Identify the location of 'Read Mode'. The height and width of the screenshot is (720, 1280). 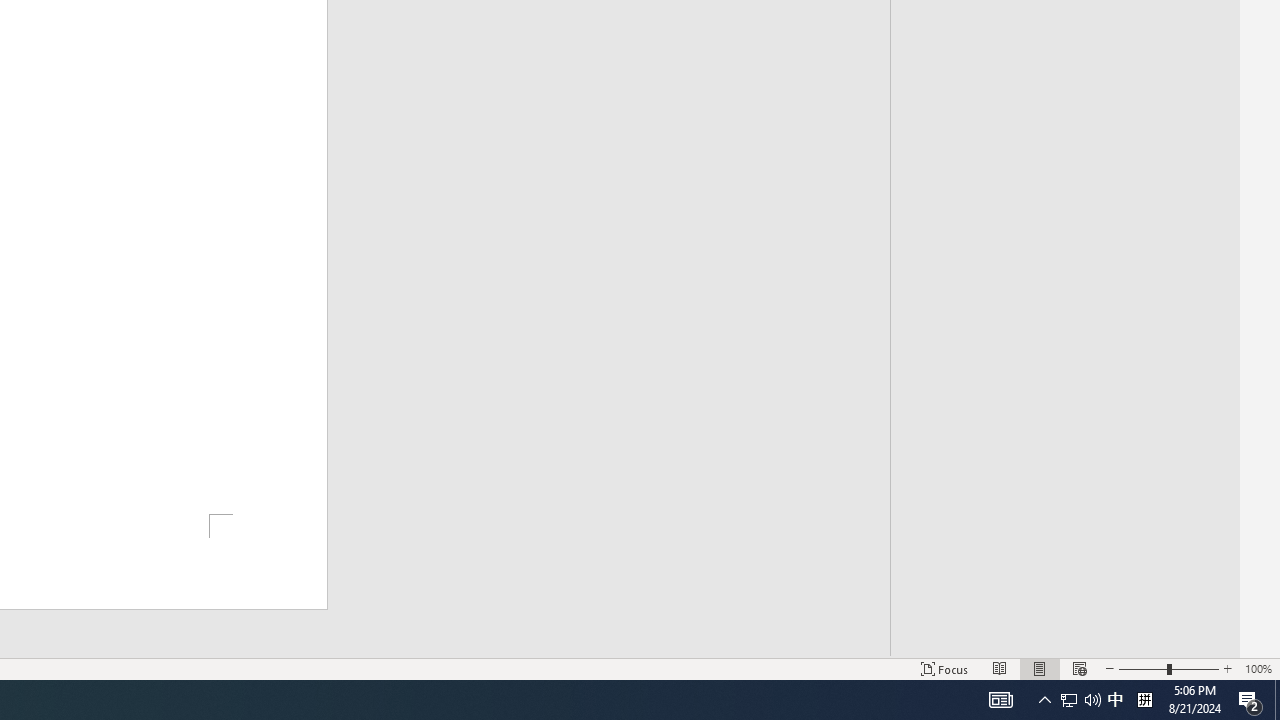
(1000, 669).